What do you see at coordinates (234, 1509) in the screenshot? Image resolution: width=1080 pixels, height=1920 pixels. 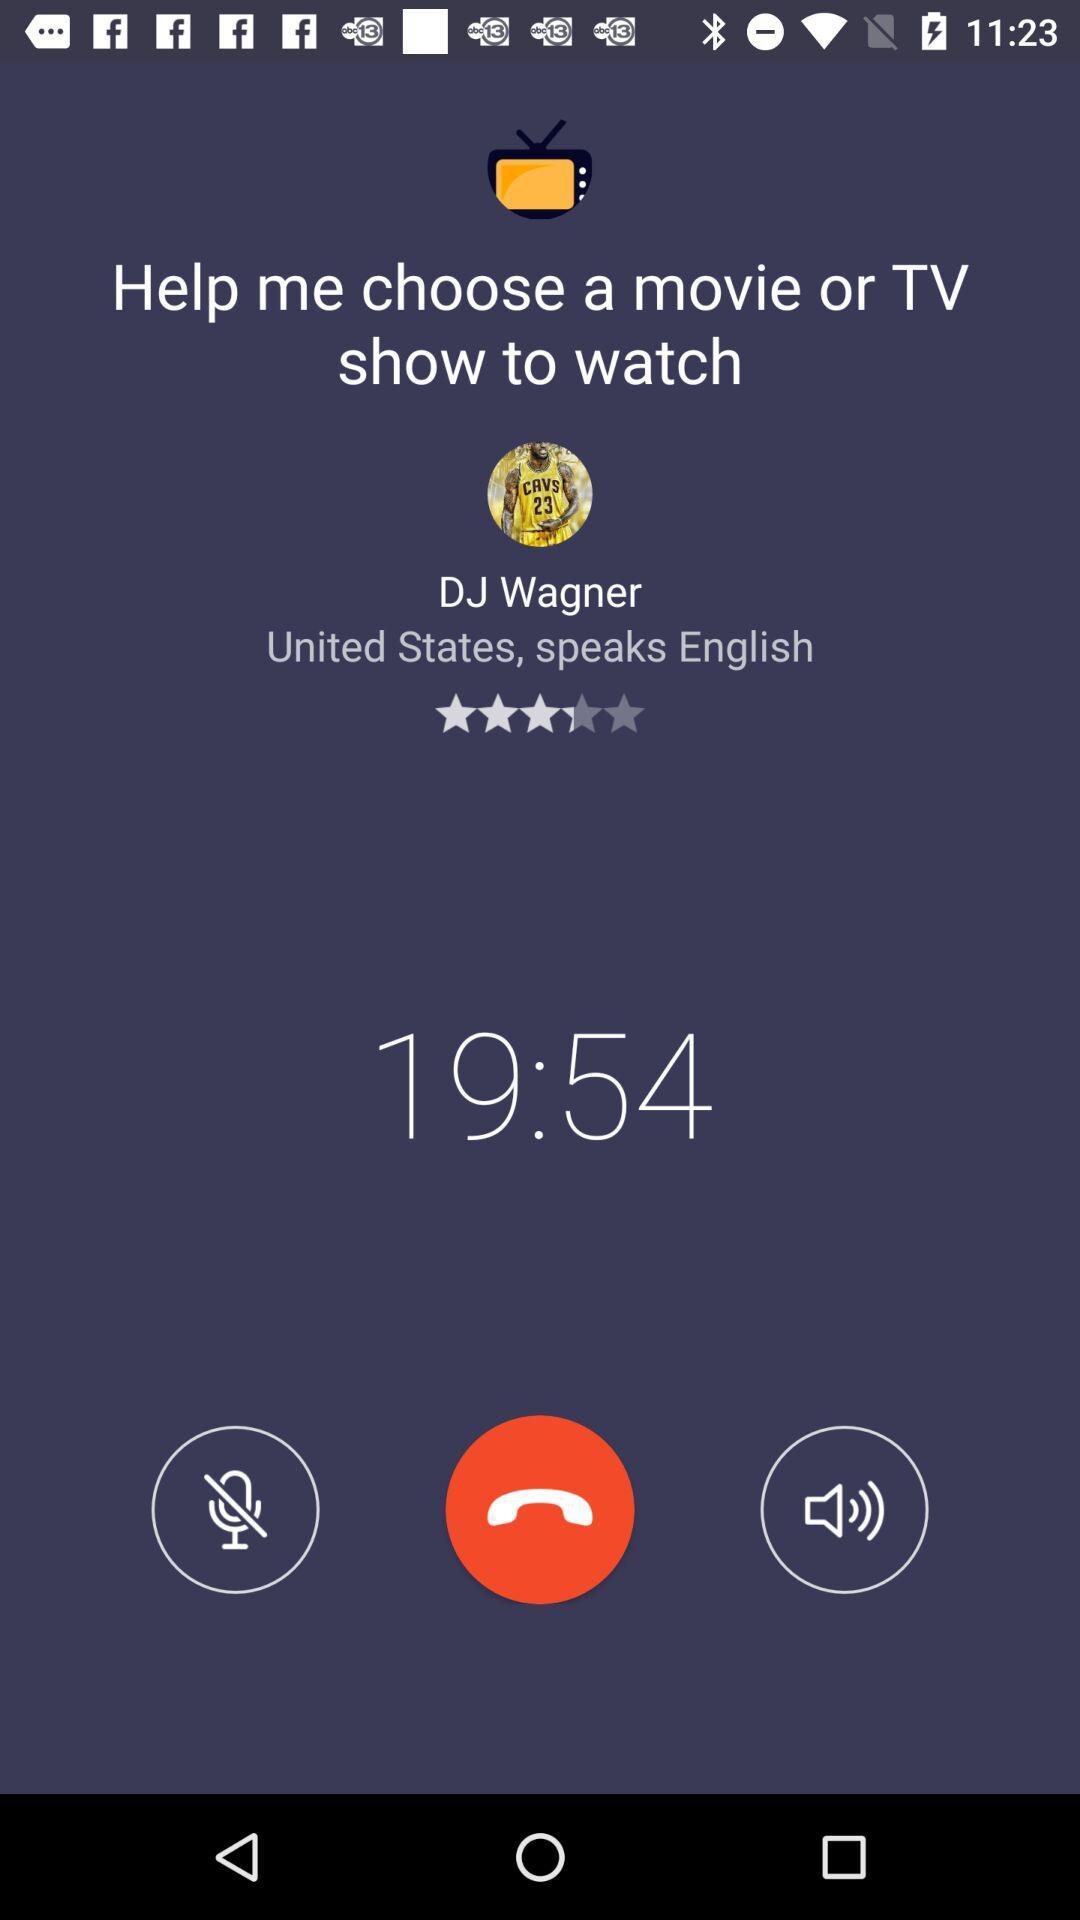 I see `mute option` at bounding box center [234, 1509].